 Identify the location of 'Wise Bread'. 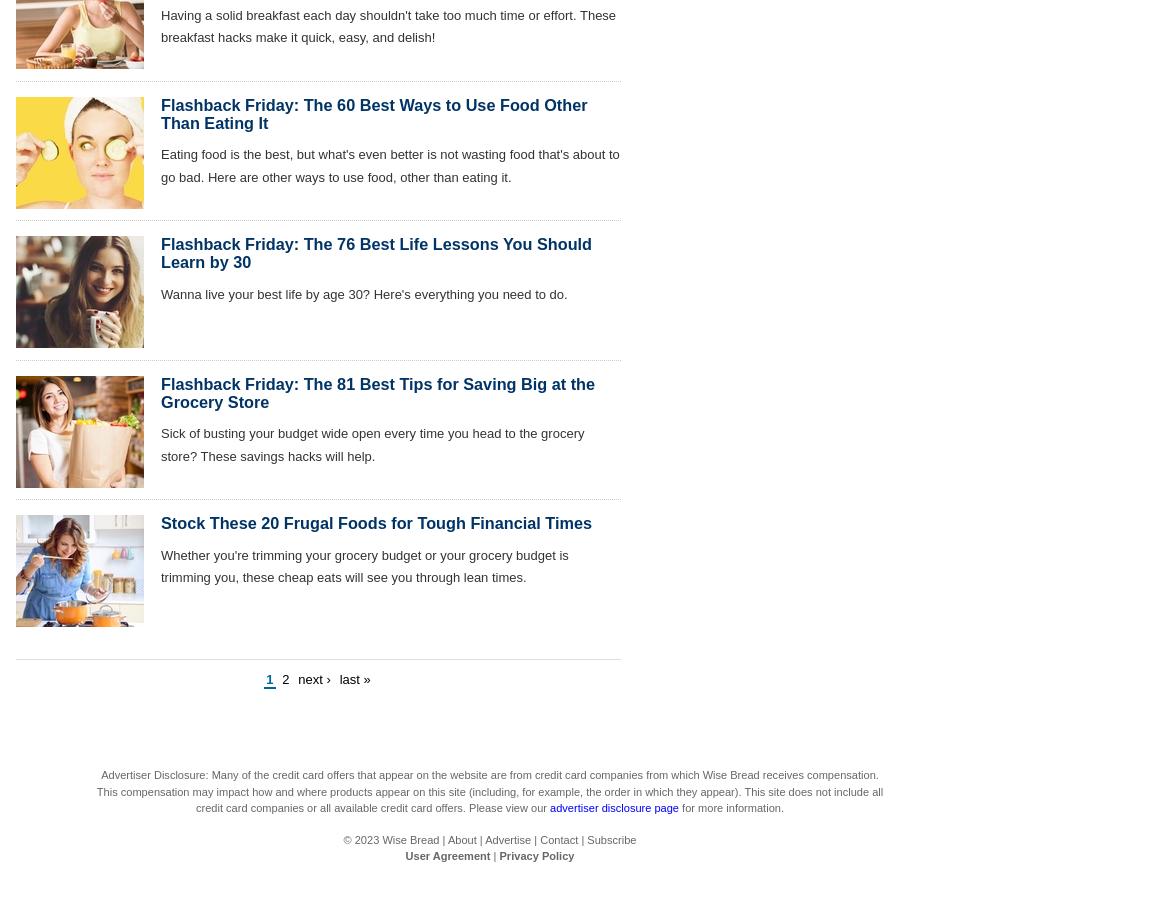
(382, 839).